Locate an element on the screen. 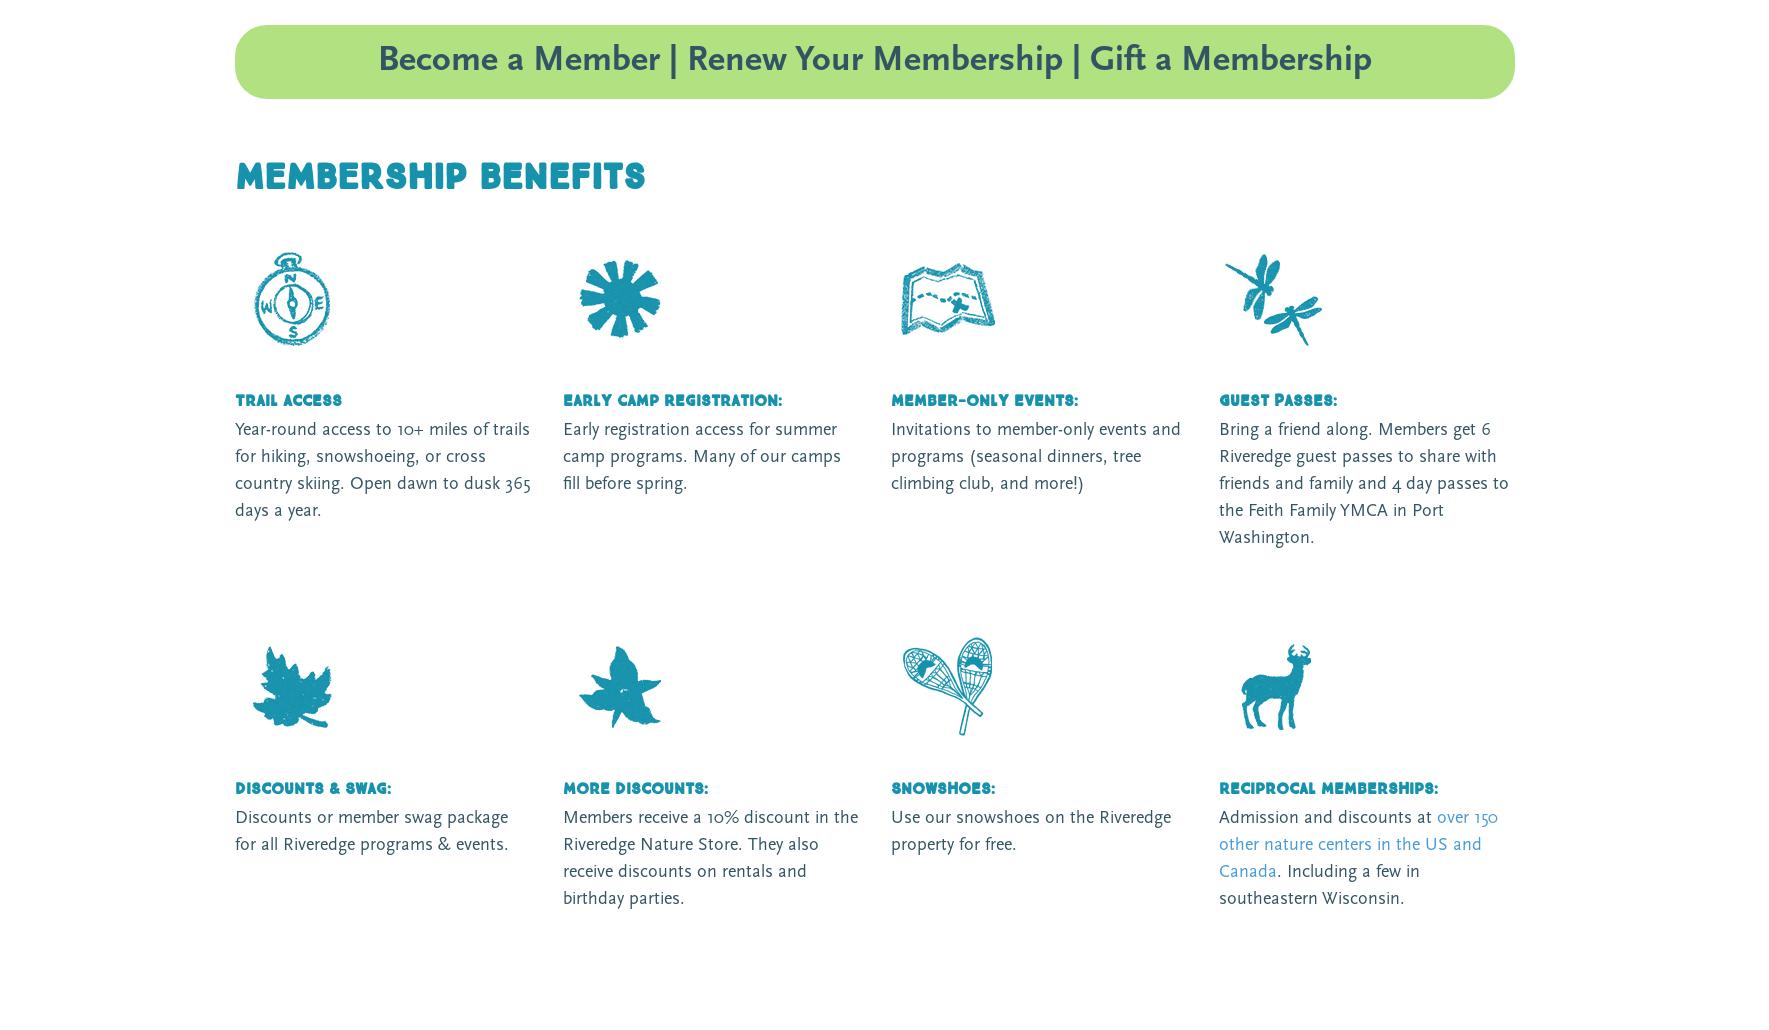  'MEMBERSHIP benefits' is located at coordinates (234, 176).